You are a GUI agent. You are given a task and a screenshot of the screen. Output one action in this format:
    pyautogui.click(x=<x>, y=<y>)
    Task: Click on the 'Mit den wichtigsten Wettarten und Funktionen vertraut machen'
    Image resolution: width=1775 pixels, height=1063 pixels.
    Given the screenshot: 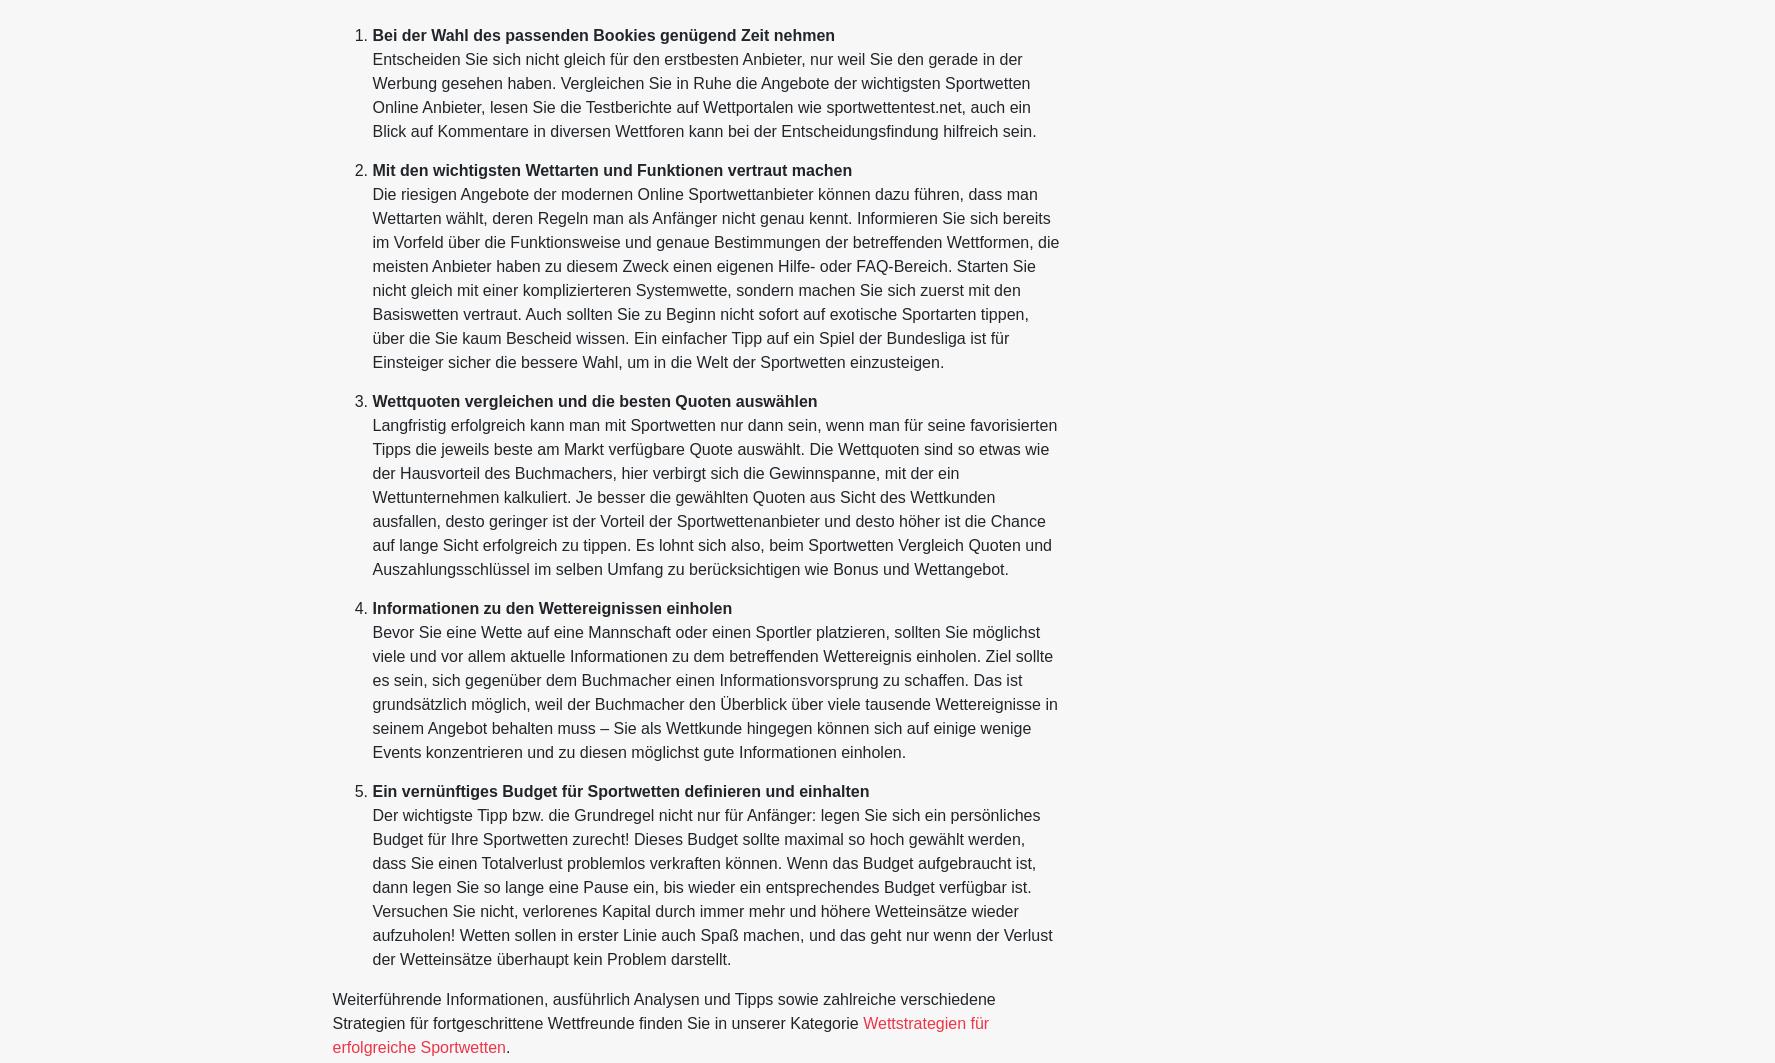 What is the action you would take?
    pyautogui.click(x=612, y=170)
    